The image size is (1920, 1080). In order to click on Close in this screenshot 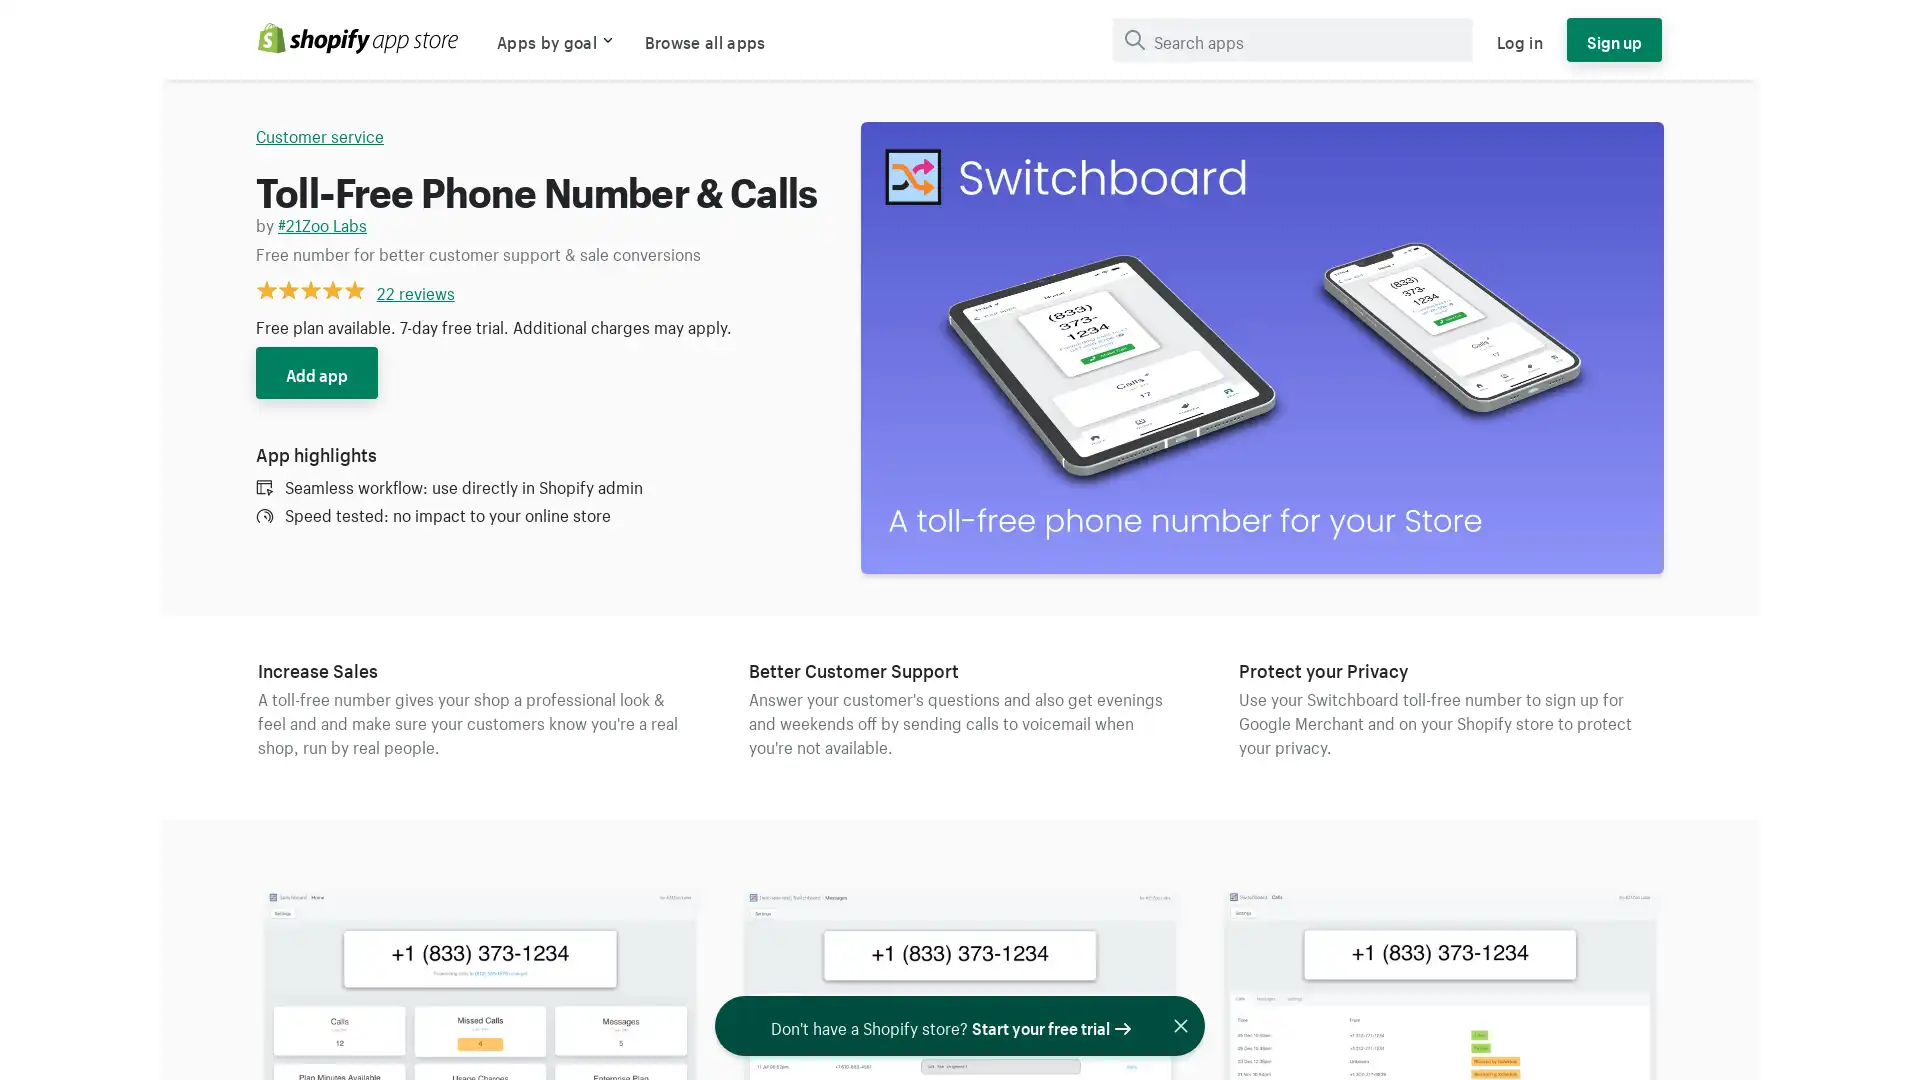, I will do `click(1188, 1026)`.